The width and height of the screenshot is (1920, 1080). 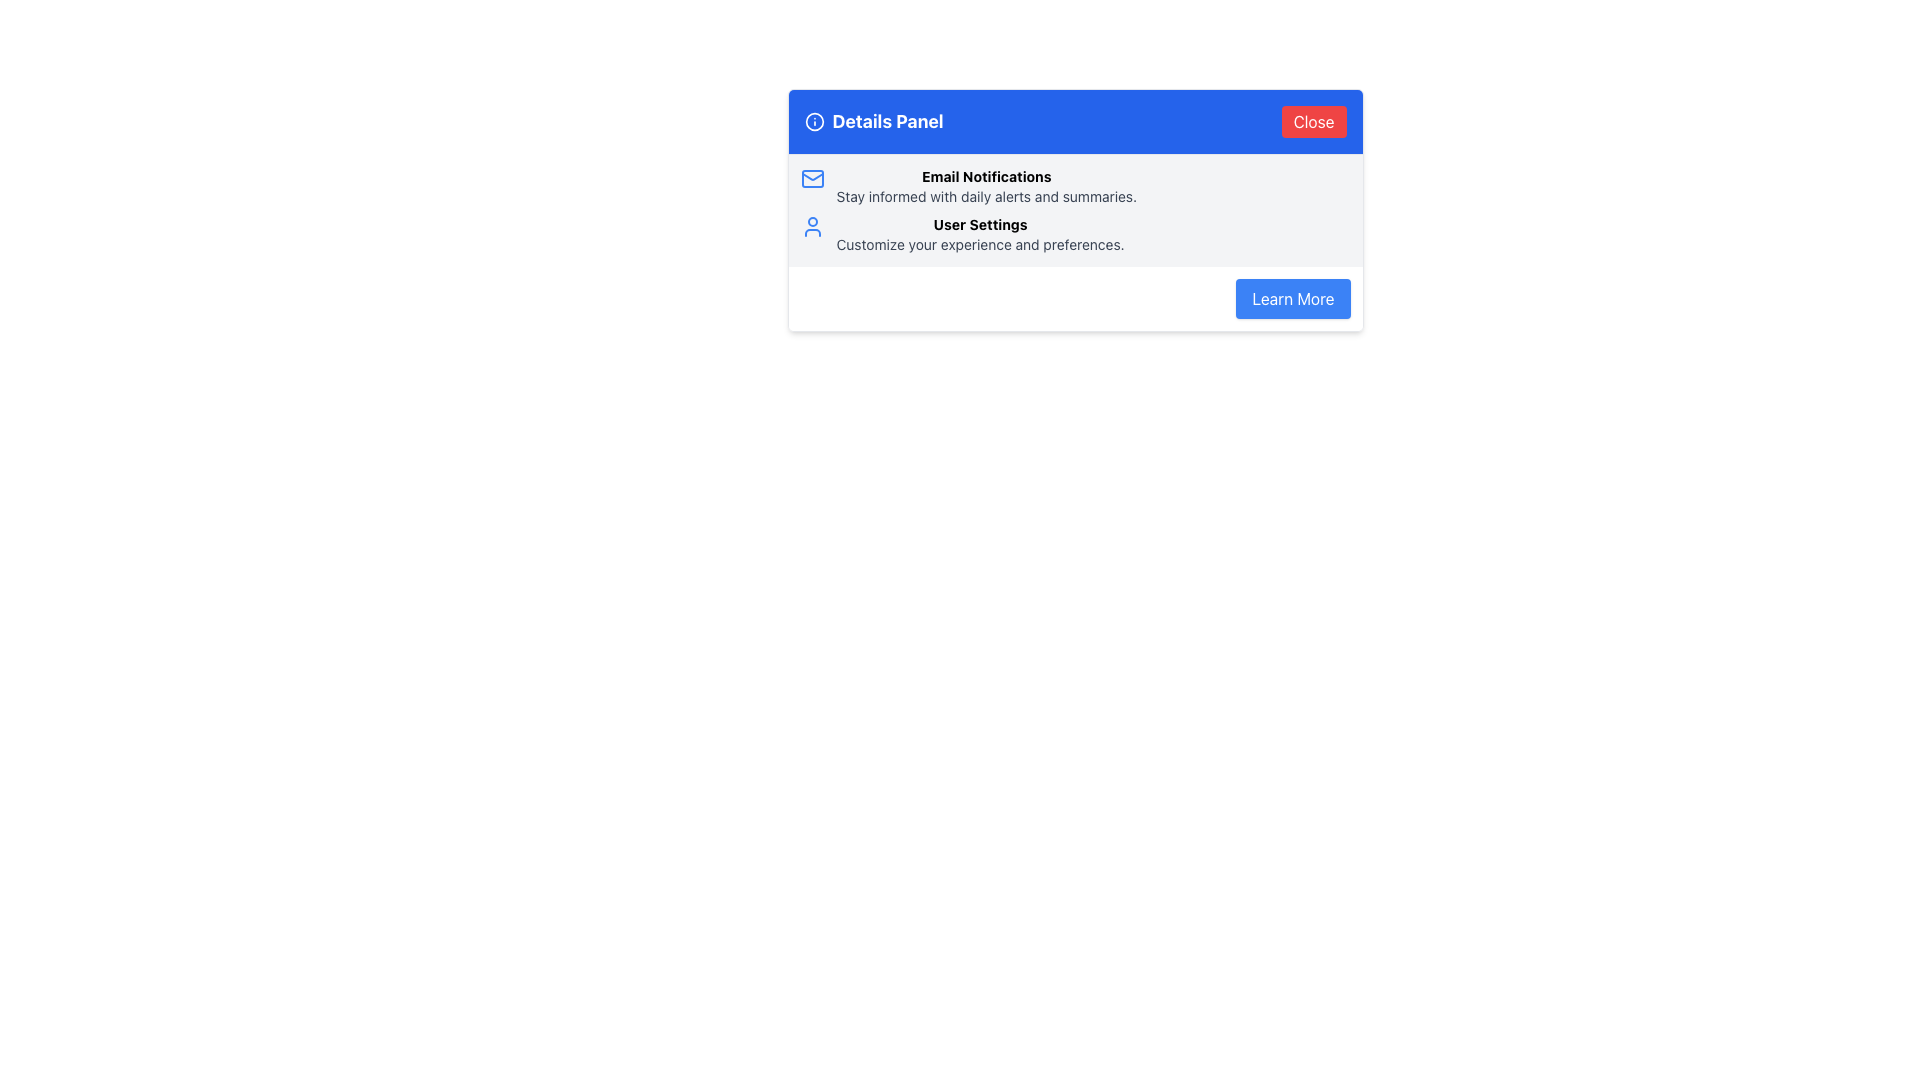 I want to click on the SVG Circle that serves as a decorative component of the help icon, positioned near the top-left corner of the interface, left of the 'Details Panel' title, so click(x=814, y=122).